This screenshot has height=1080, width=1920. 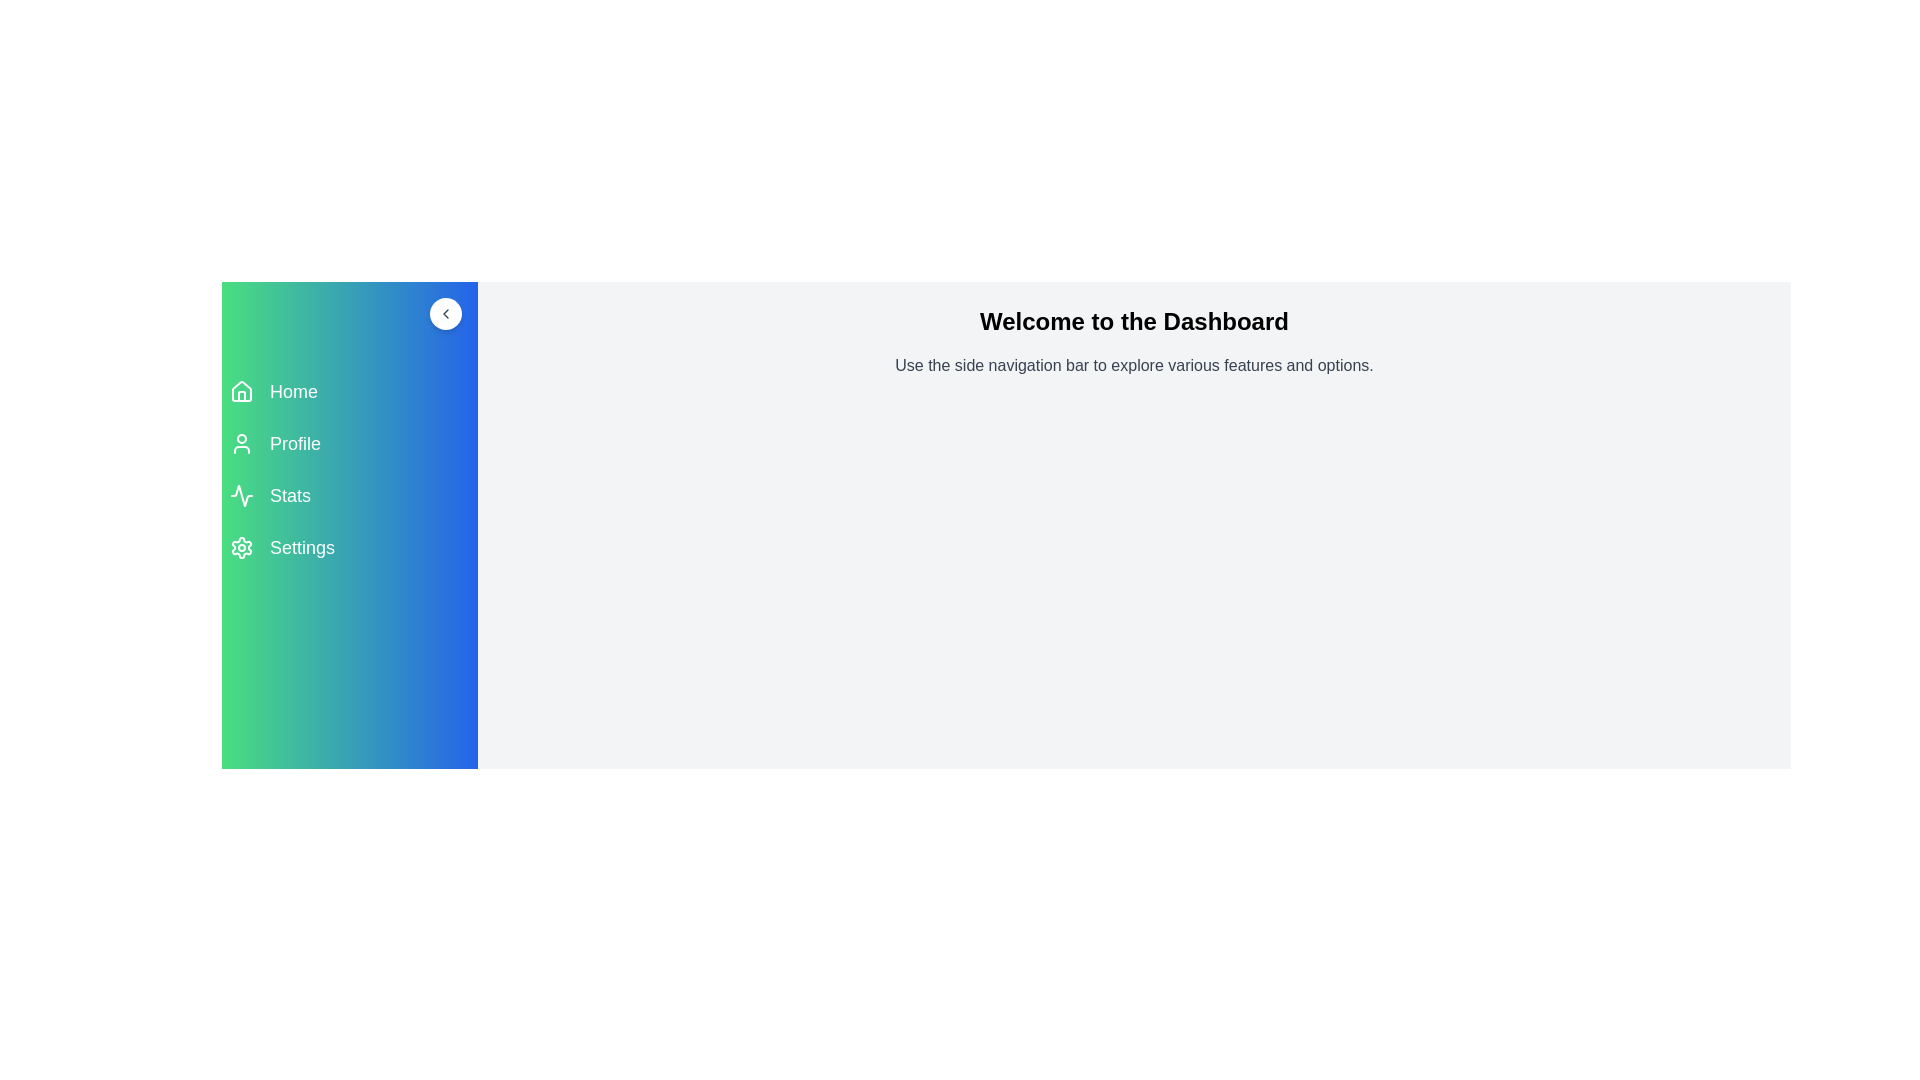 I want to click on the 'Home' navigation button located at the top of the vertical menu on the left side of the interface, so click(x=350, y=392).